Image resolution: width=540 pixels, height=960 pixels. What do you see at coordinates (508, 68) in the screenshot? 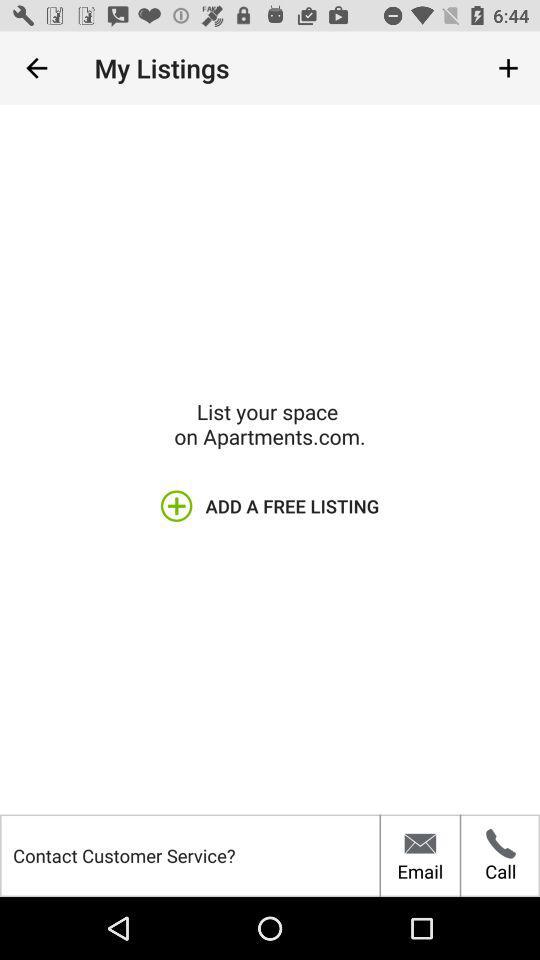
I see `item at the top right corner` at bounding box center [508, 68].